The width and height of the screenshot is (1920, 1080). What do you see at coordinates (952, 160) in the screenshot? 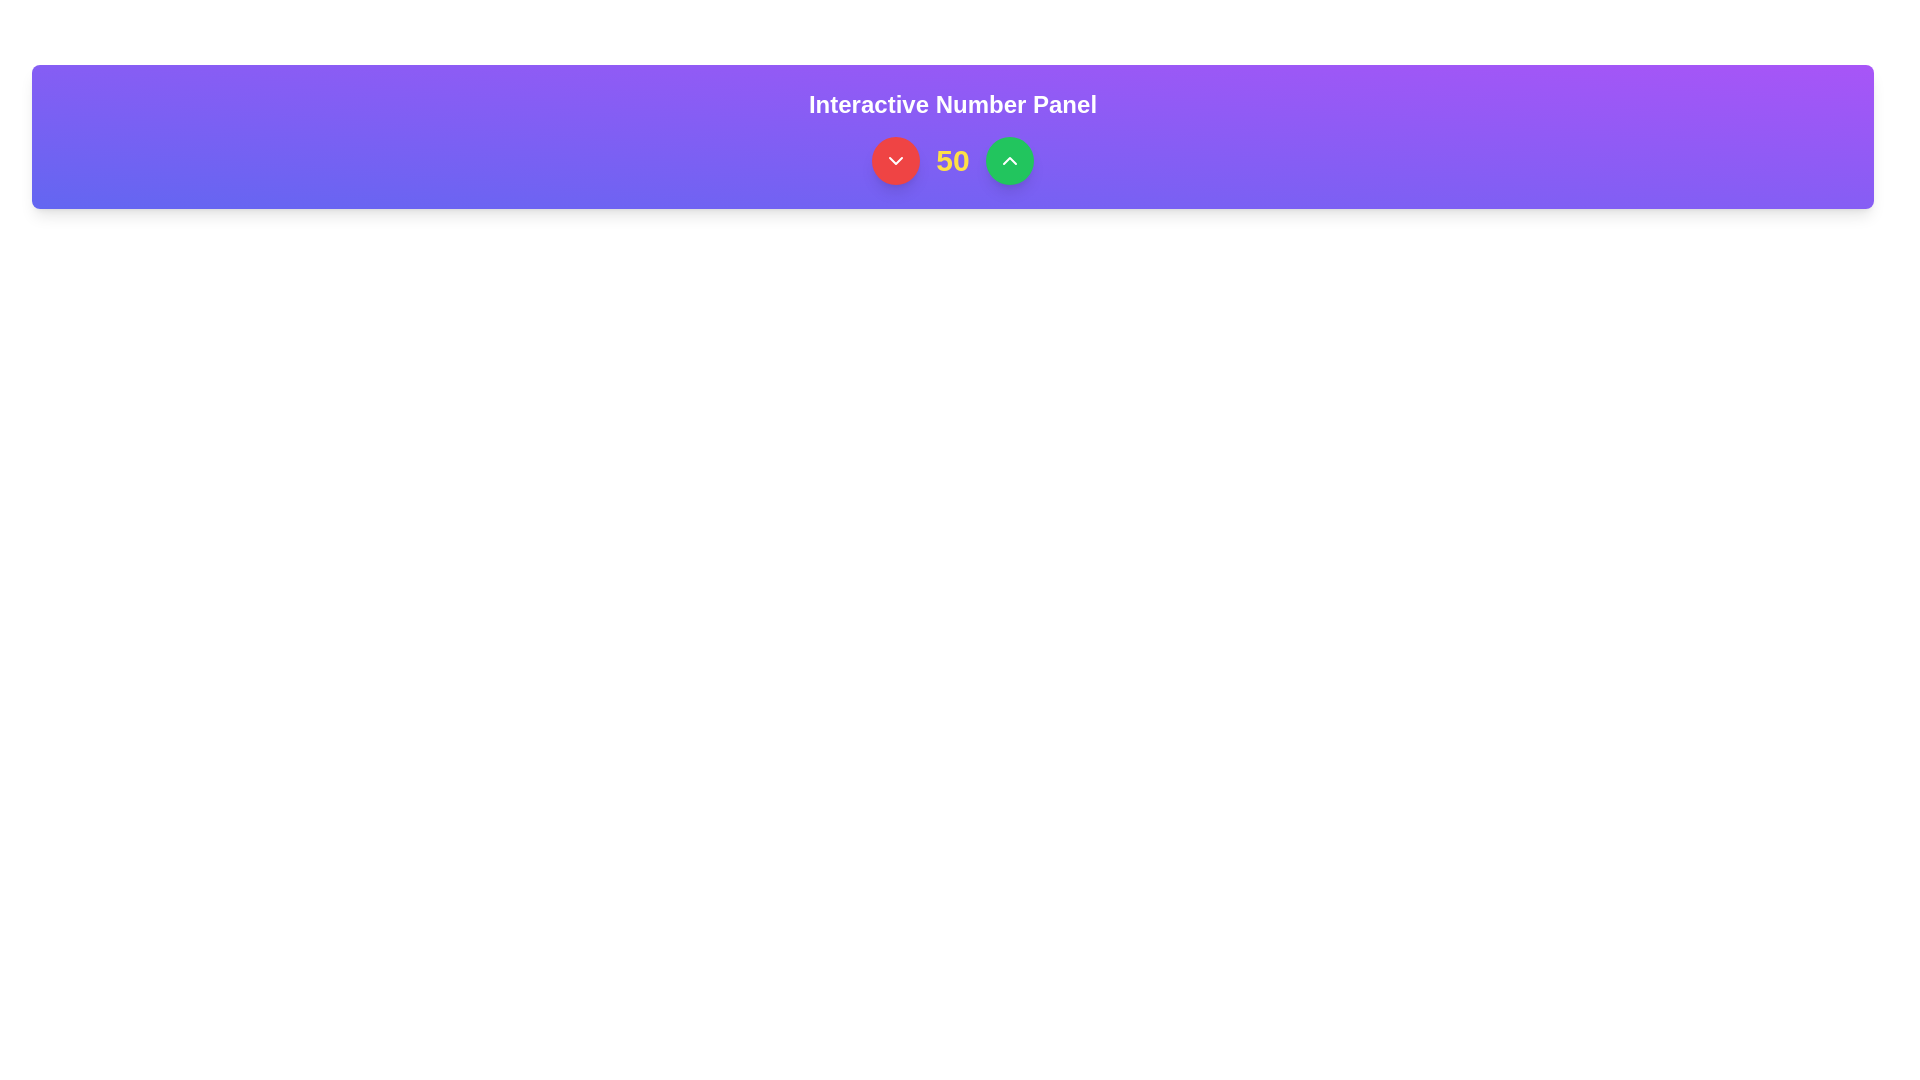
I see `the static text element that displays a numerical value, positioned centrally between a red button with a downward chevron and a green button with an upward chevron` at bounding box center [952, 160].